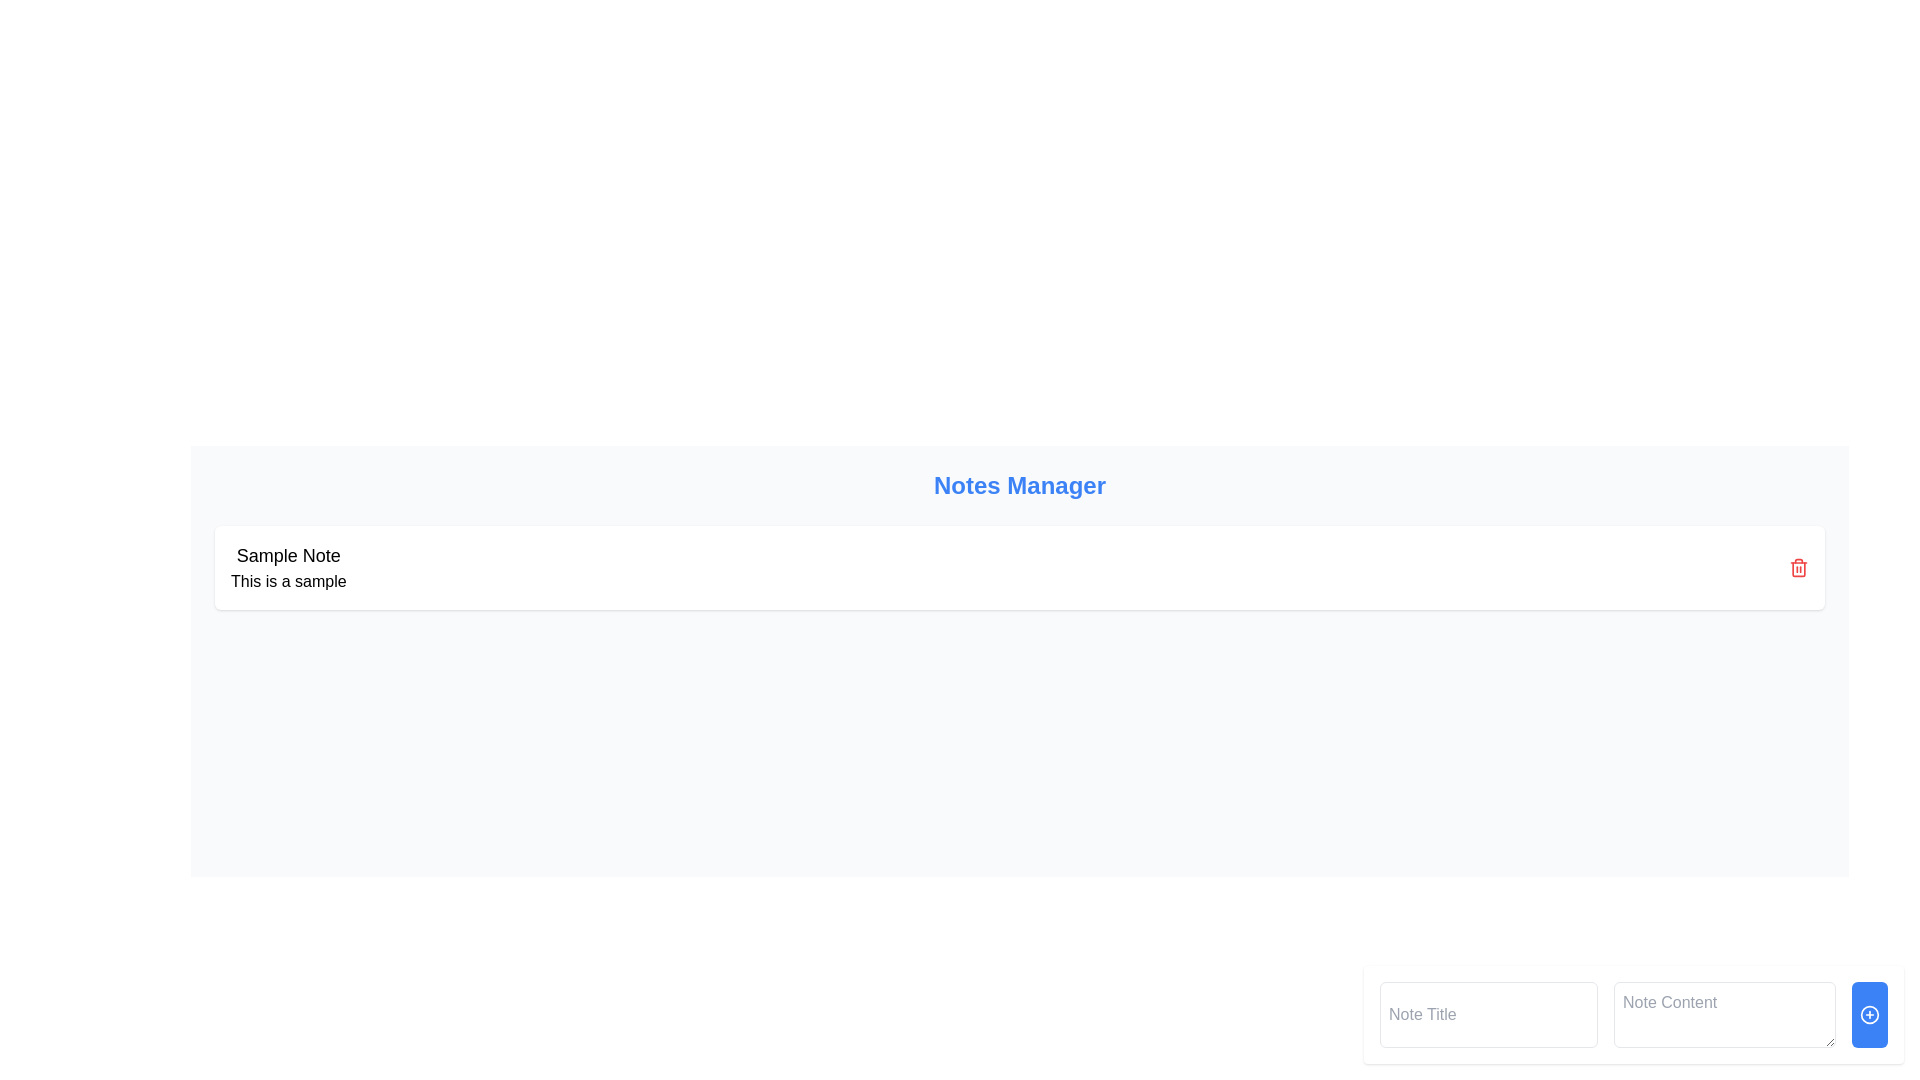 Image resolution: width=1920 pixels, height=1080 pixels. I want to click on the button containing the circular icon component located at the bottom right corner of the interface, so click(1869, 1014).